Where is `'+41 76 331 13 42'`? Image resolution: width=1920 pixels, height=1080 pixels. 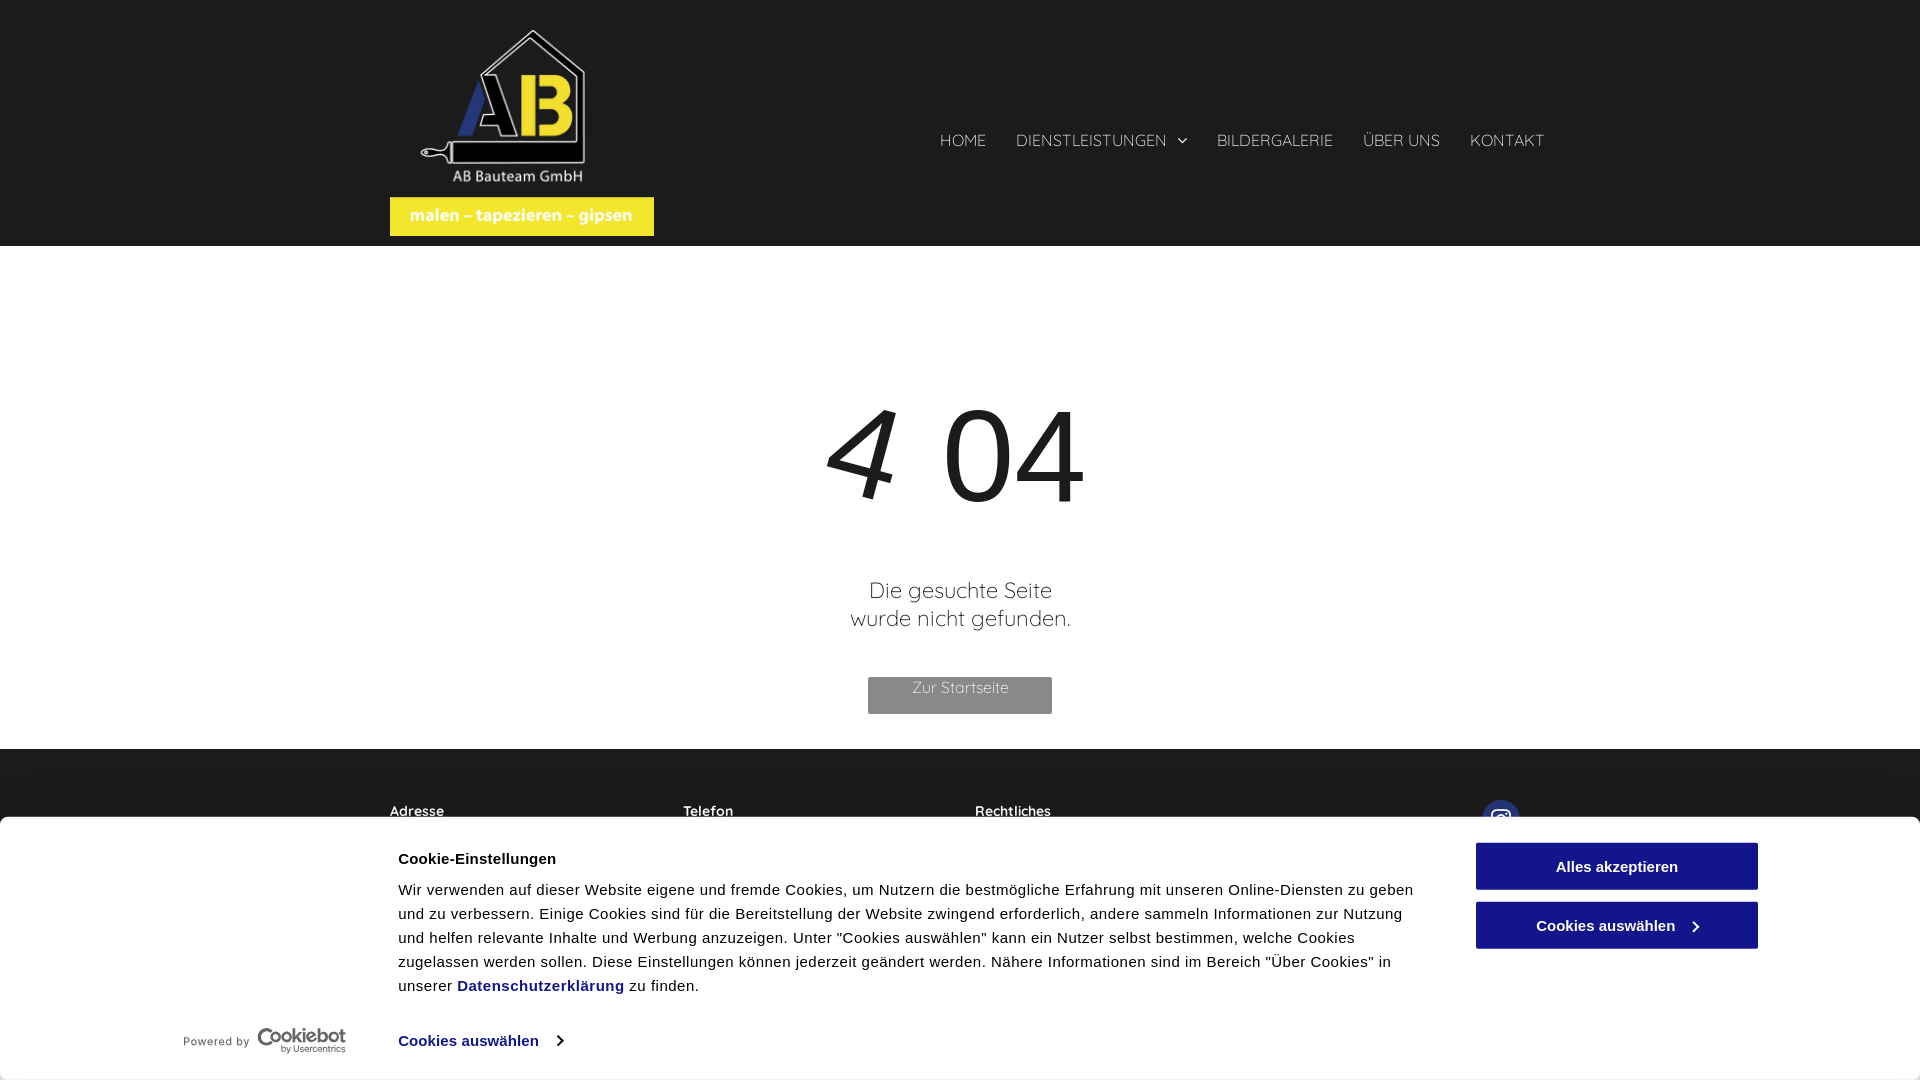
'+41 76 331 13 42' is located at coordinates (681, 833).